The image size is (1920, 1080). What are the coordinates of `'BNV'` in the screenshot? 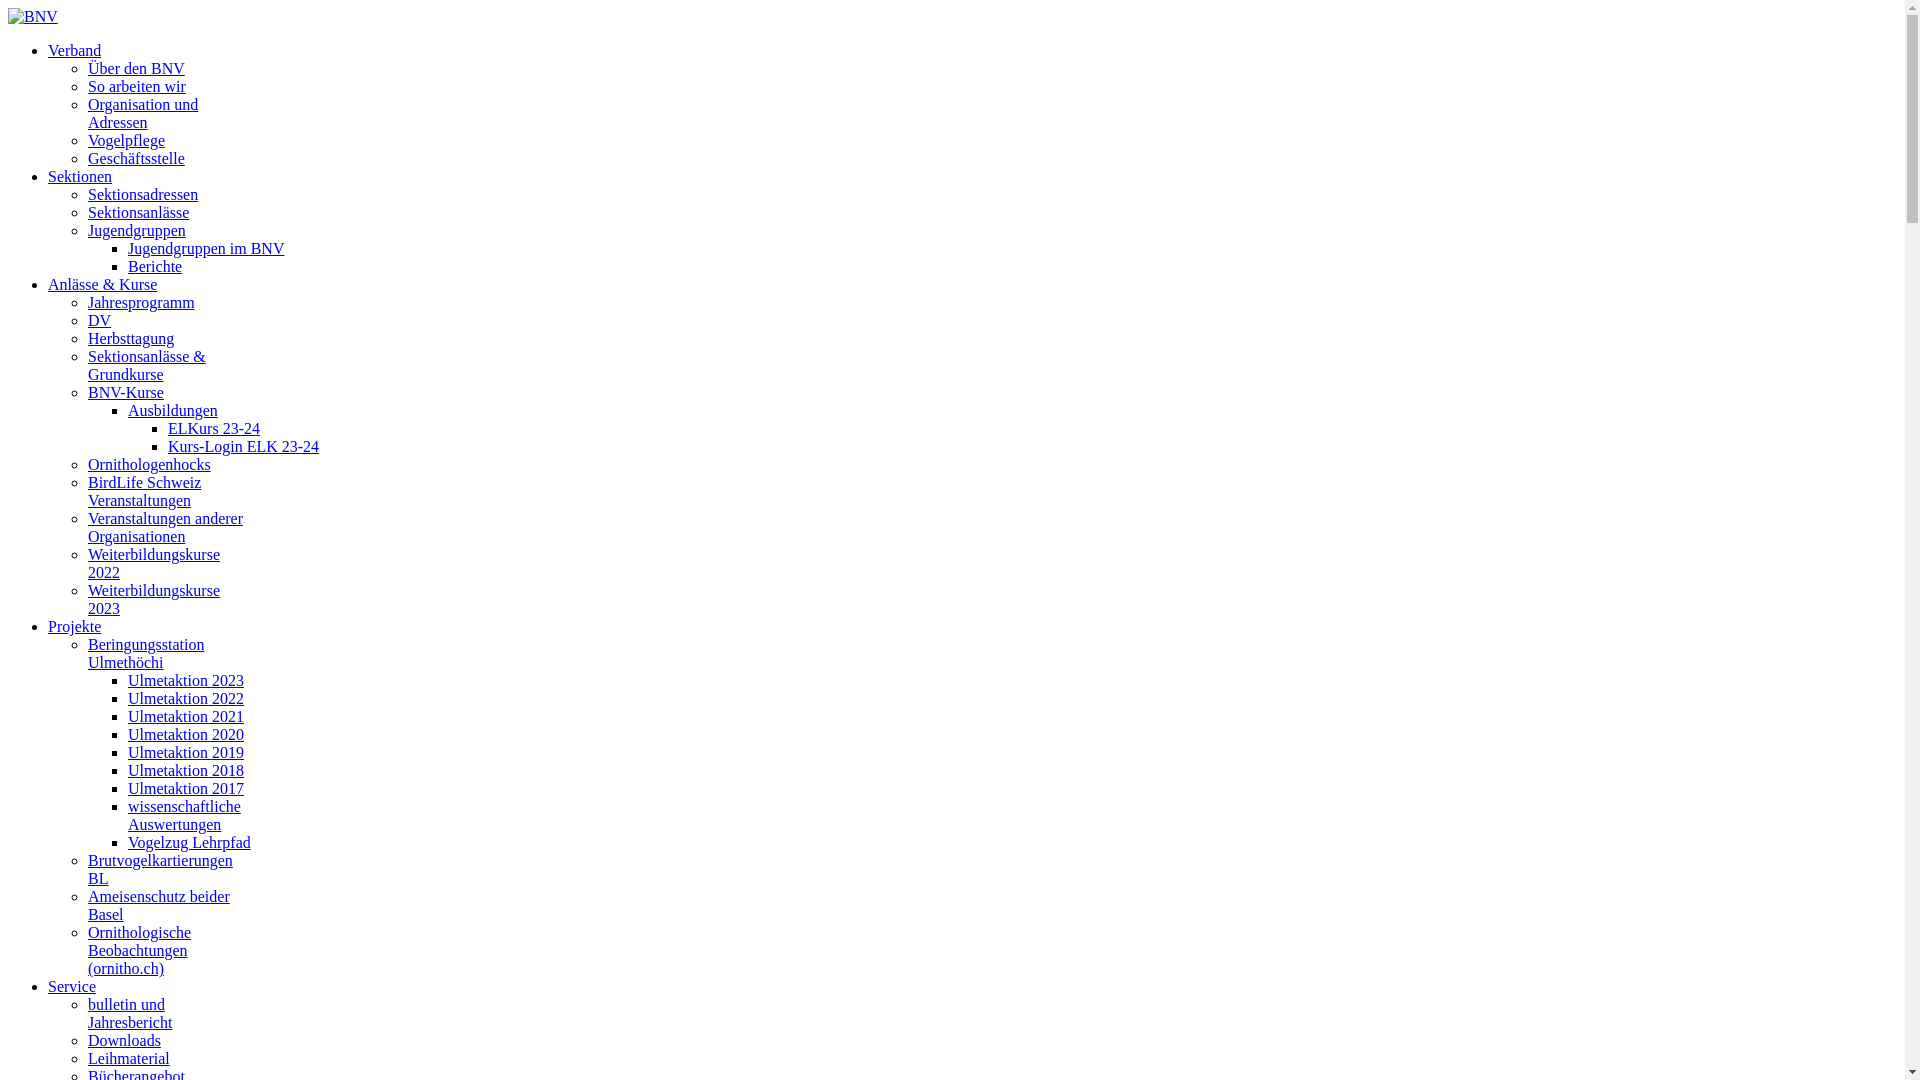 It's located at (8, 16).